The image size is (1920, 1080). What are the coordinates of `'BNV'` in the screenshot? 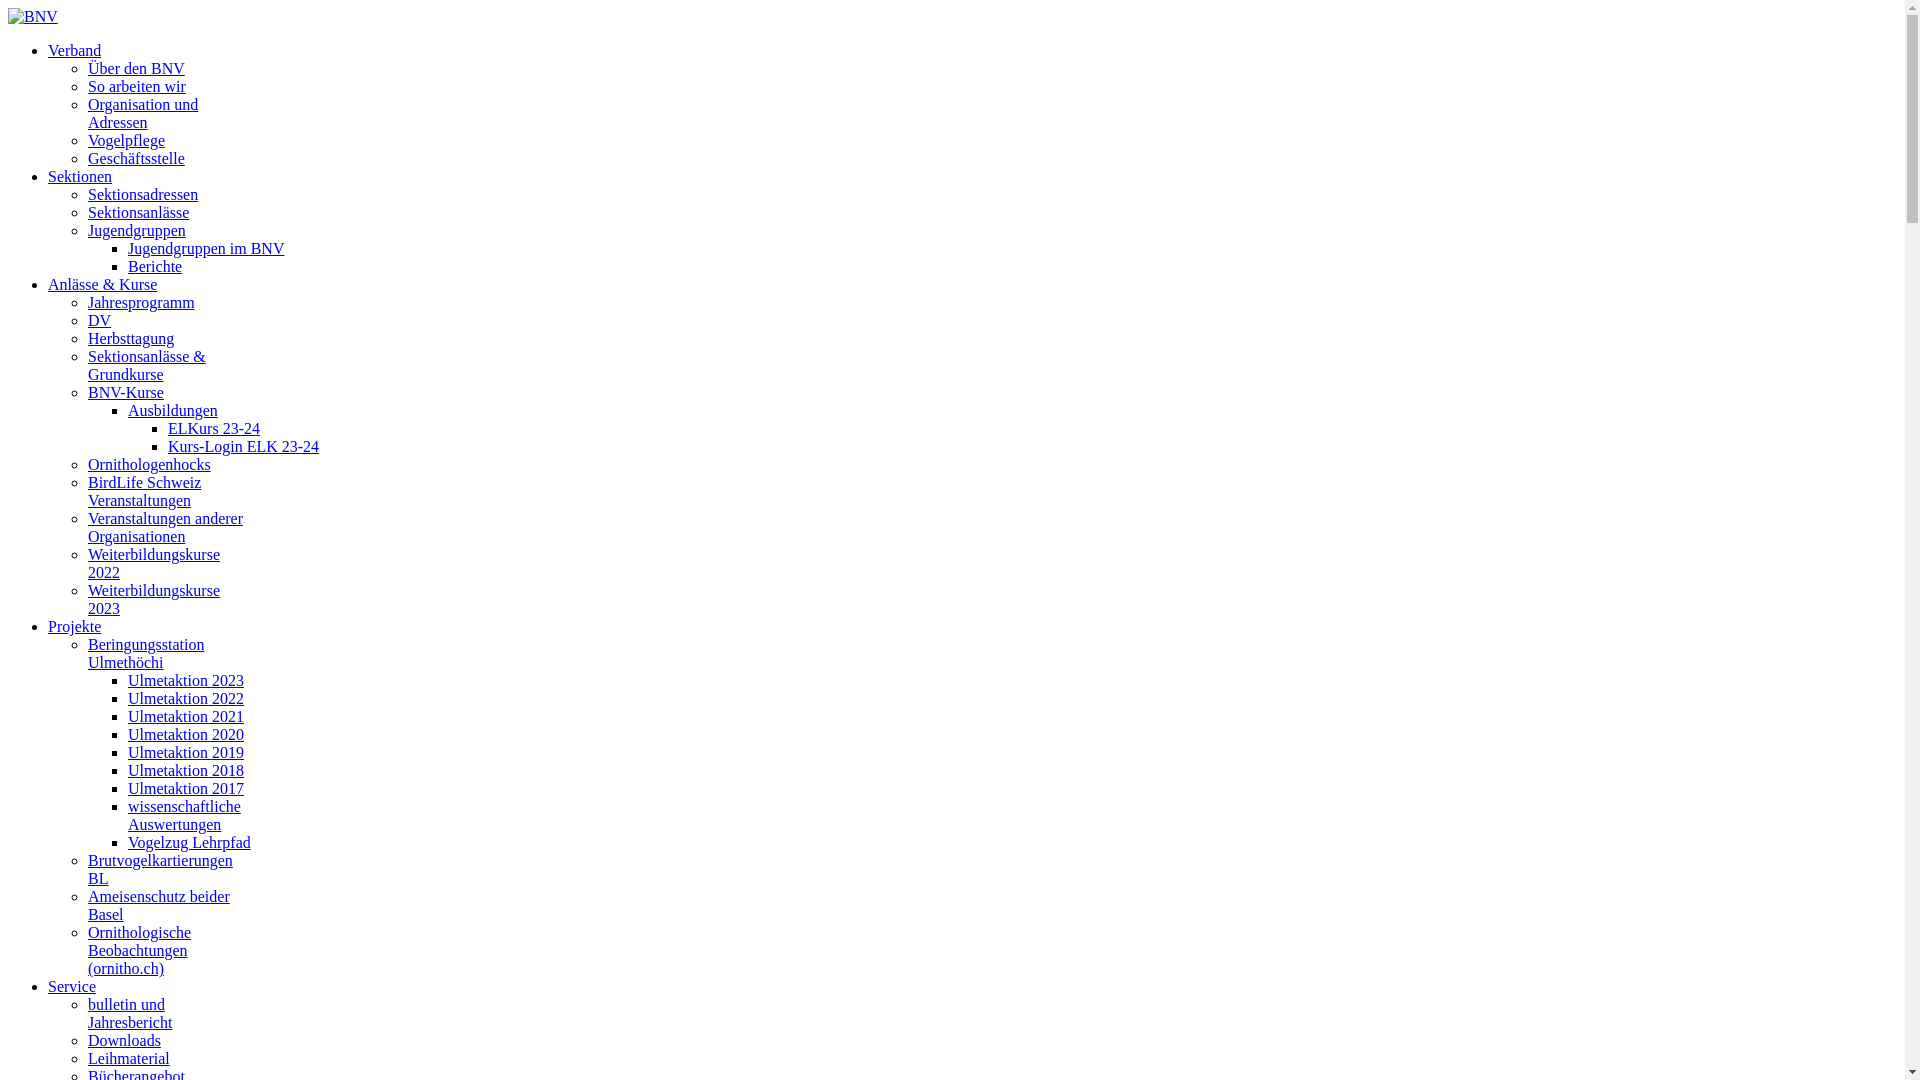 It's located at (8, 16).